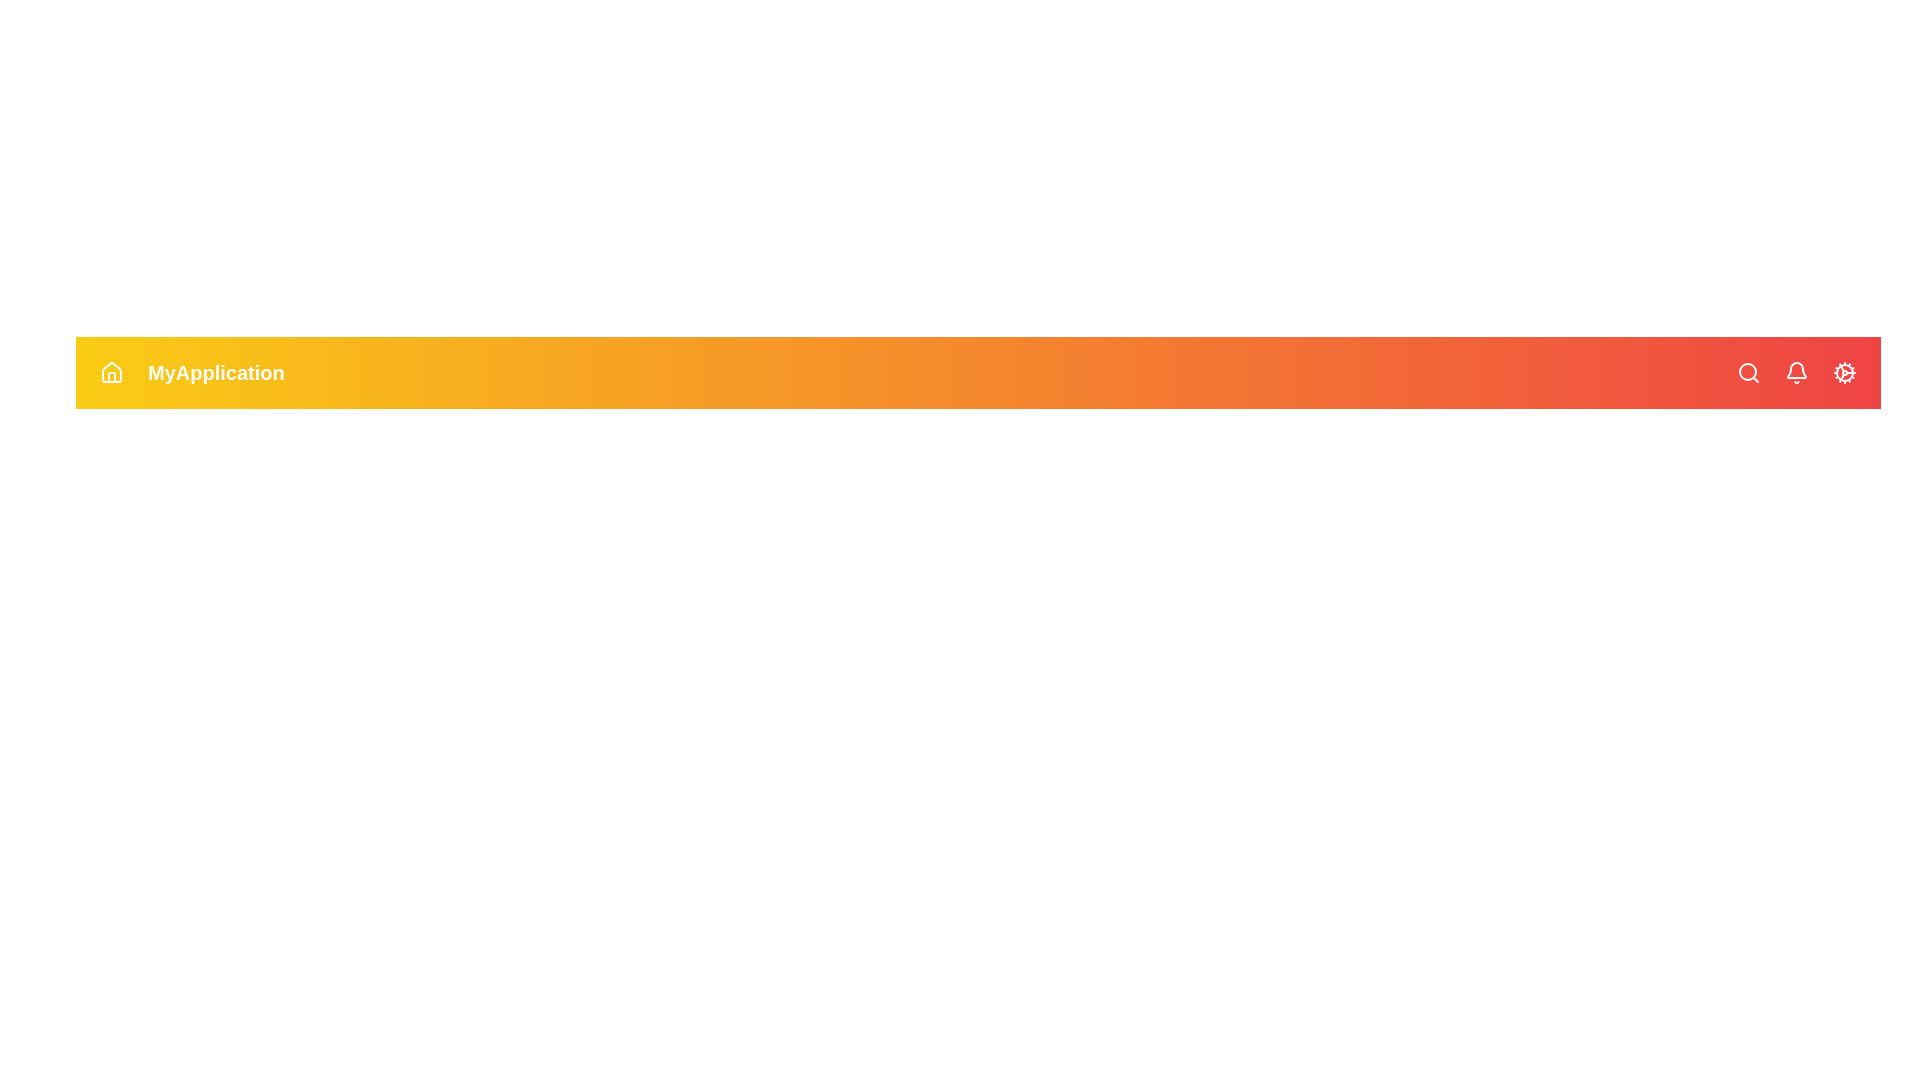 The height and width of the screenshot is (1080, 1920). What do you see at coordinates (1796, 373) in the screenshot?
I see `the notification button located as the third interactive item in the group of icons on the right side of the navigation bar` at bounding box center [1796, 373].